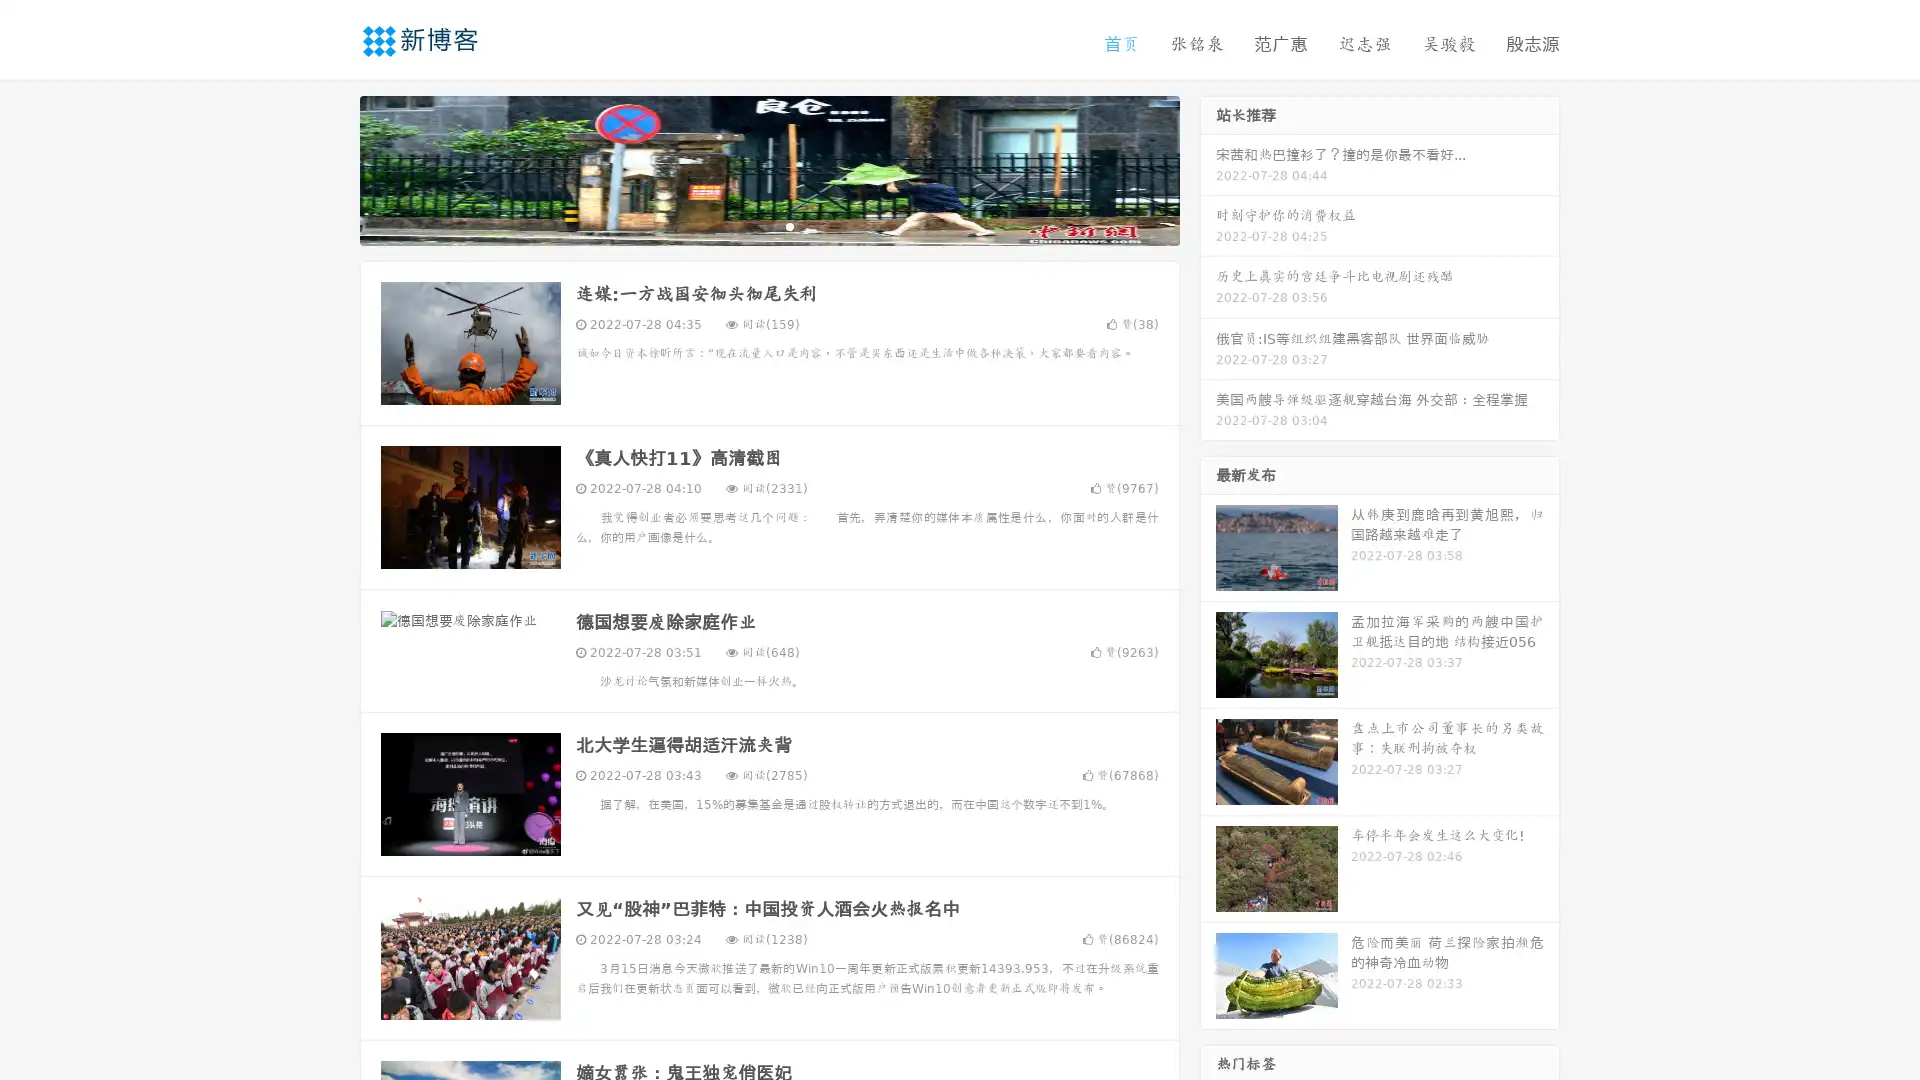  What do you see at coordinates (1208, 168) in the screenshot?
I see `Next slide` at bounding box center [1208, 168].